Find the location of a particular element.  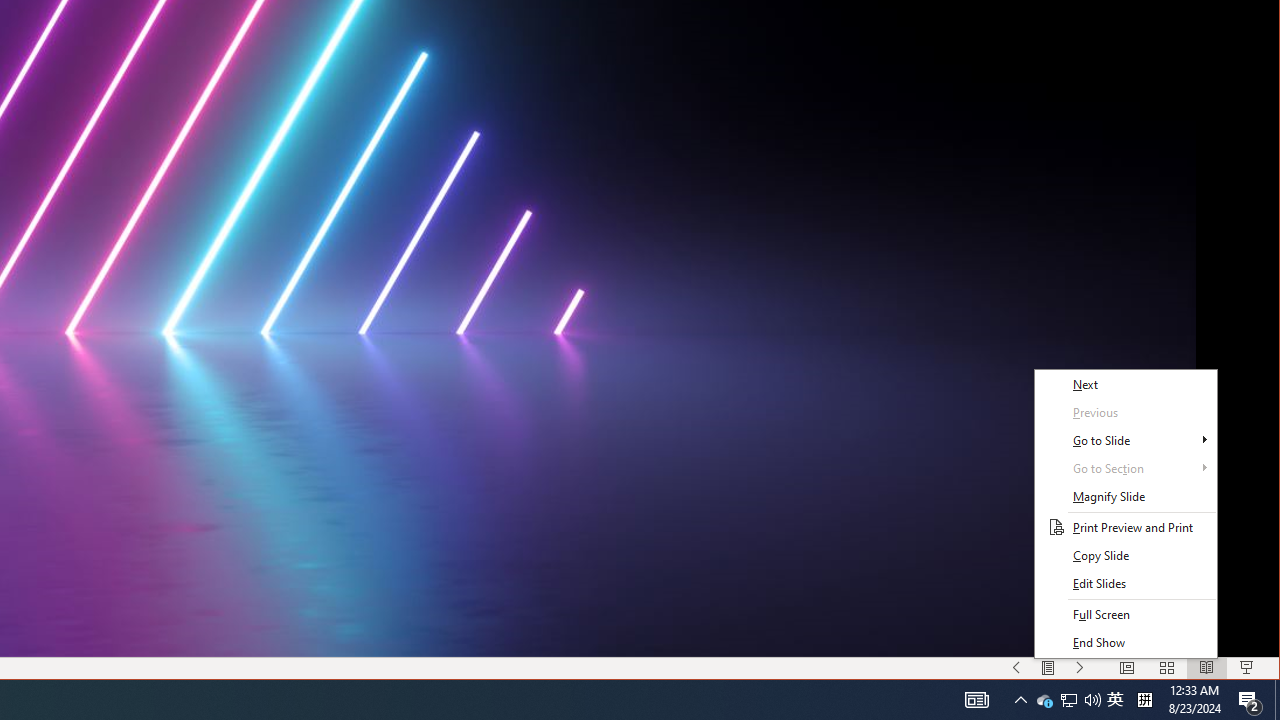

'Go to Section' is located at coordinates (1125, 469).